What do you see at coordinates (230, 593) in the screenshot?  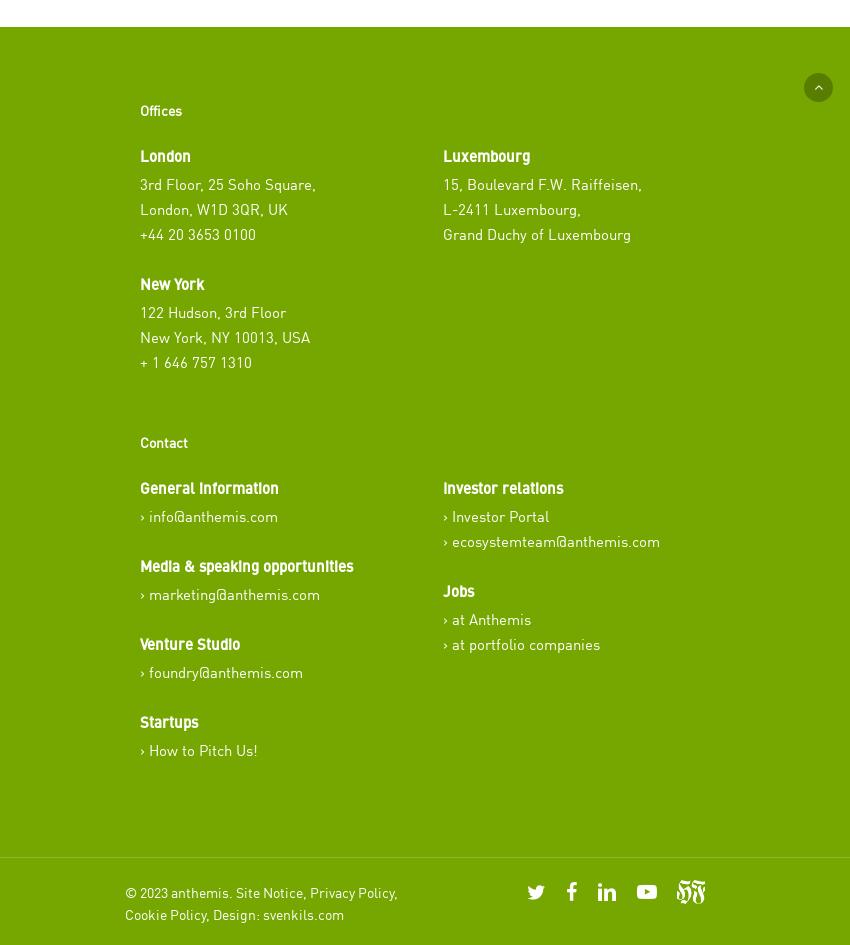 I see `'› marketing@anthemis.com'` at bounding box center [230, 593].